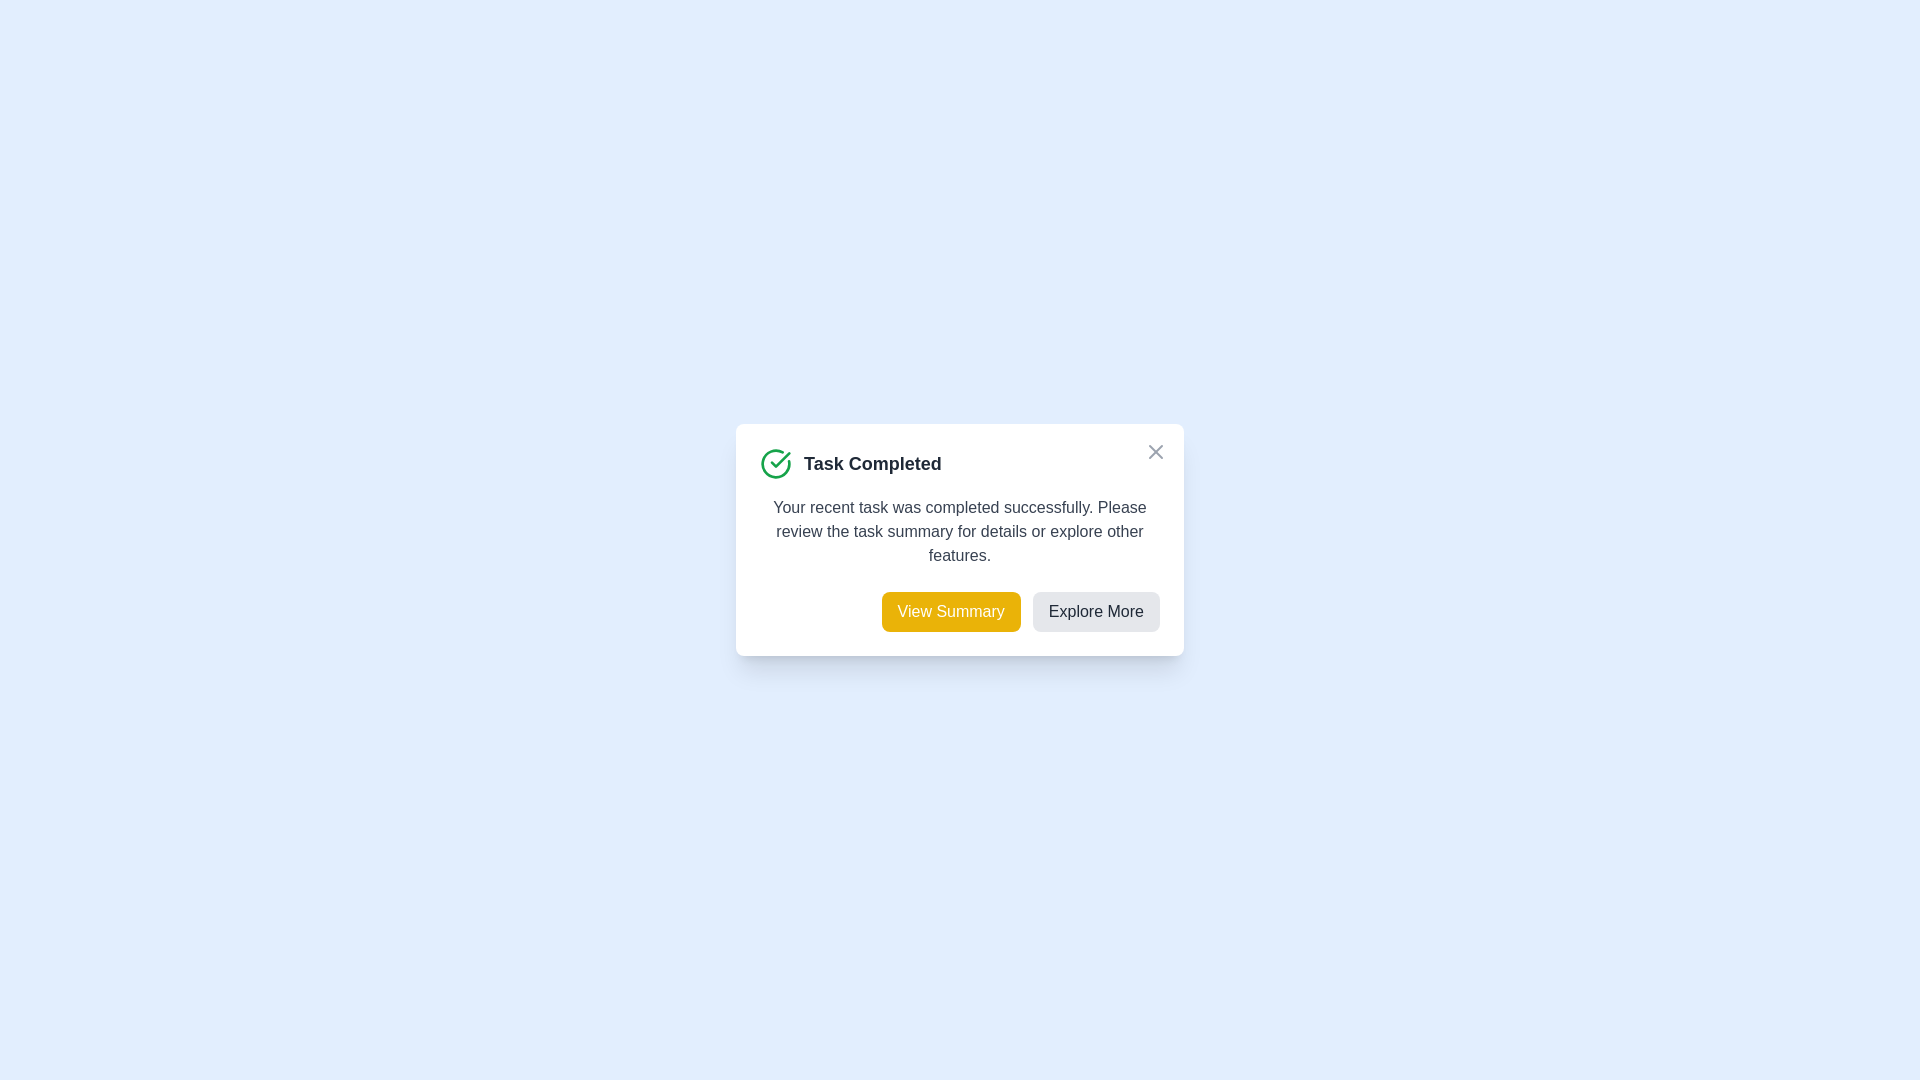 This screenshot has height=1080, width=1920. Describe the element at coordinates (1156, 451) in the screenshot. I see `the close button in the top-right corner of the dialog to dismiss it` at that location.